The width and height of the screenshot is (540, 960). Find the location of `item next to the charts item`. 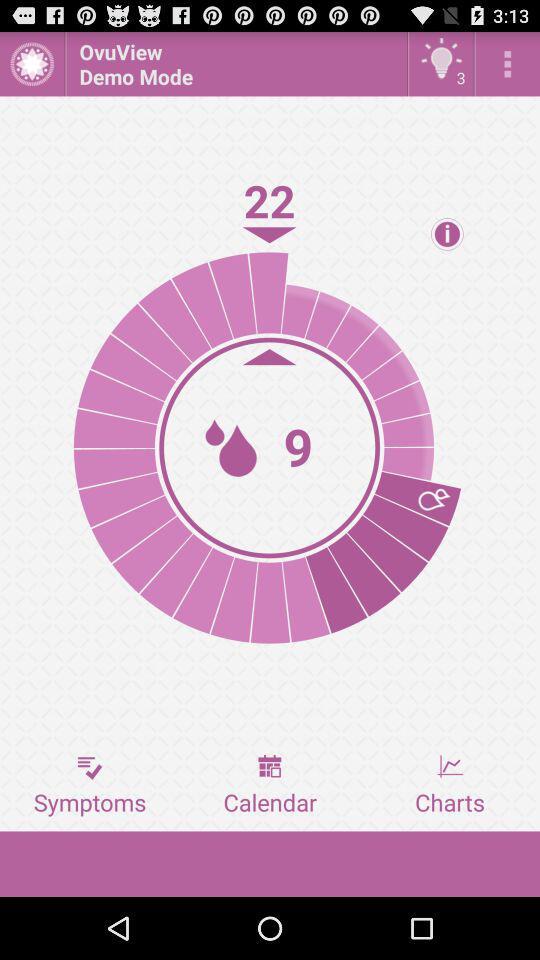

item next to the charts item is located at coordinates (270, 785).